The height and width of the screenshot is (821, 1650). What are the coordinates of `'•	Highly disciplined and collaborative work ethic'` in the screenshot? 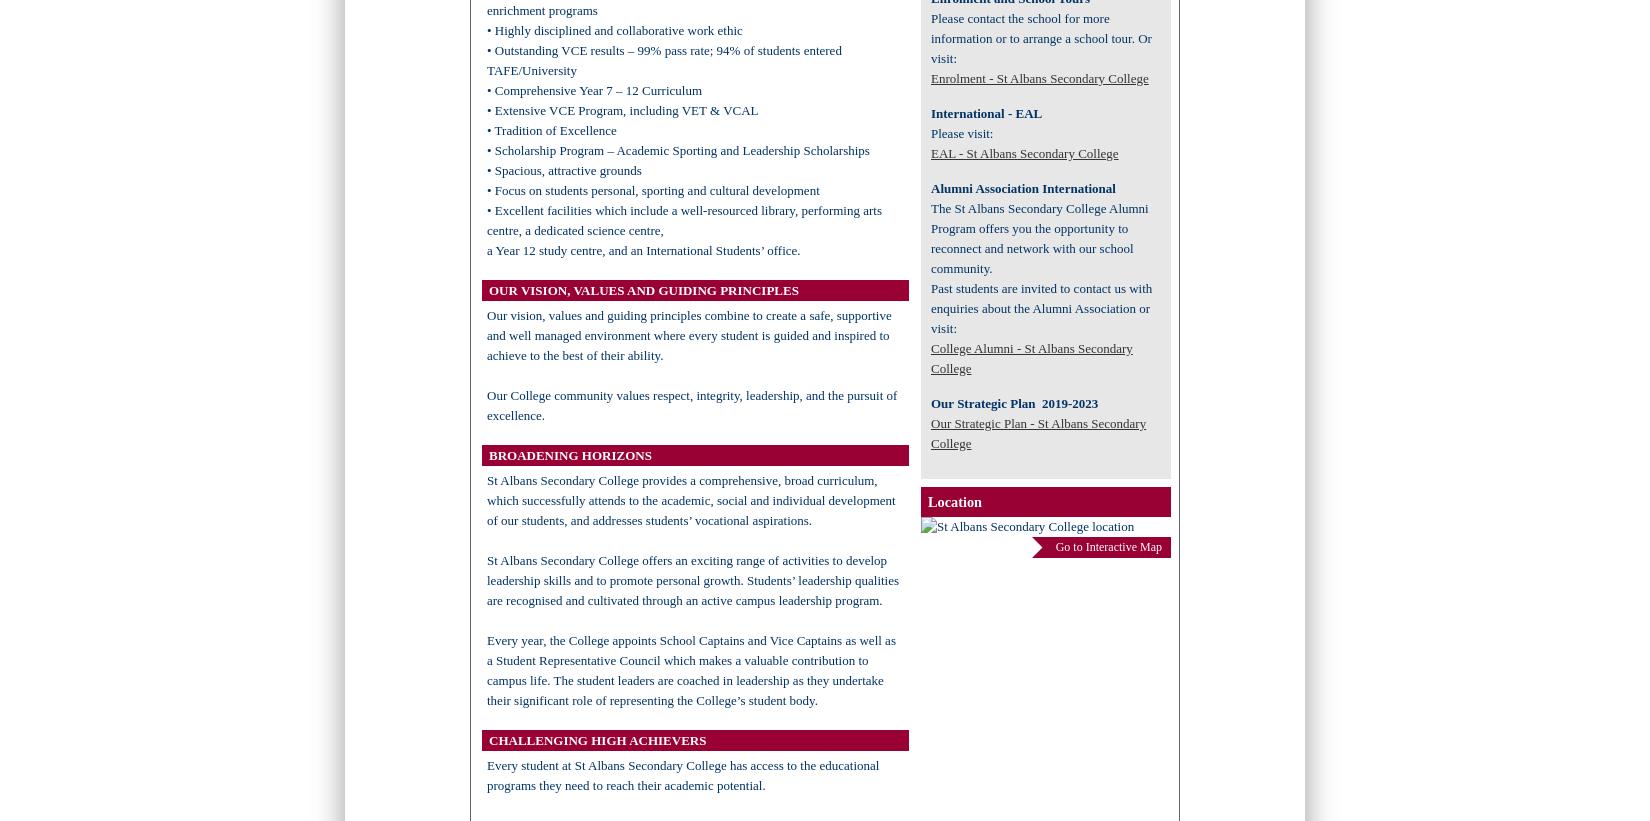 It's located at (613, 29).